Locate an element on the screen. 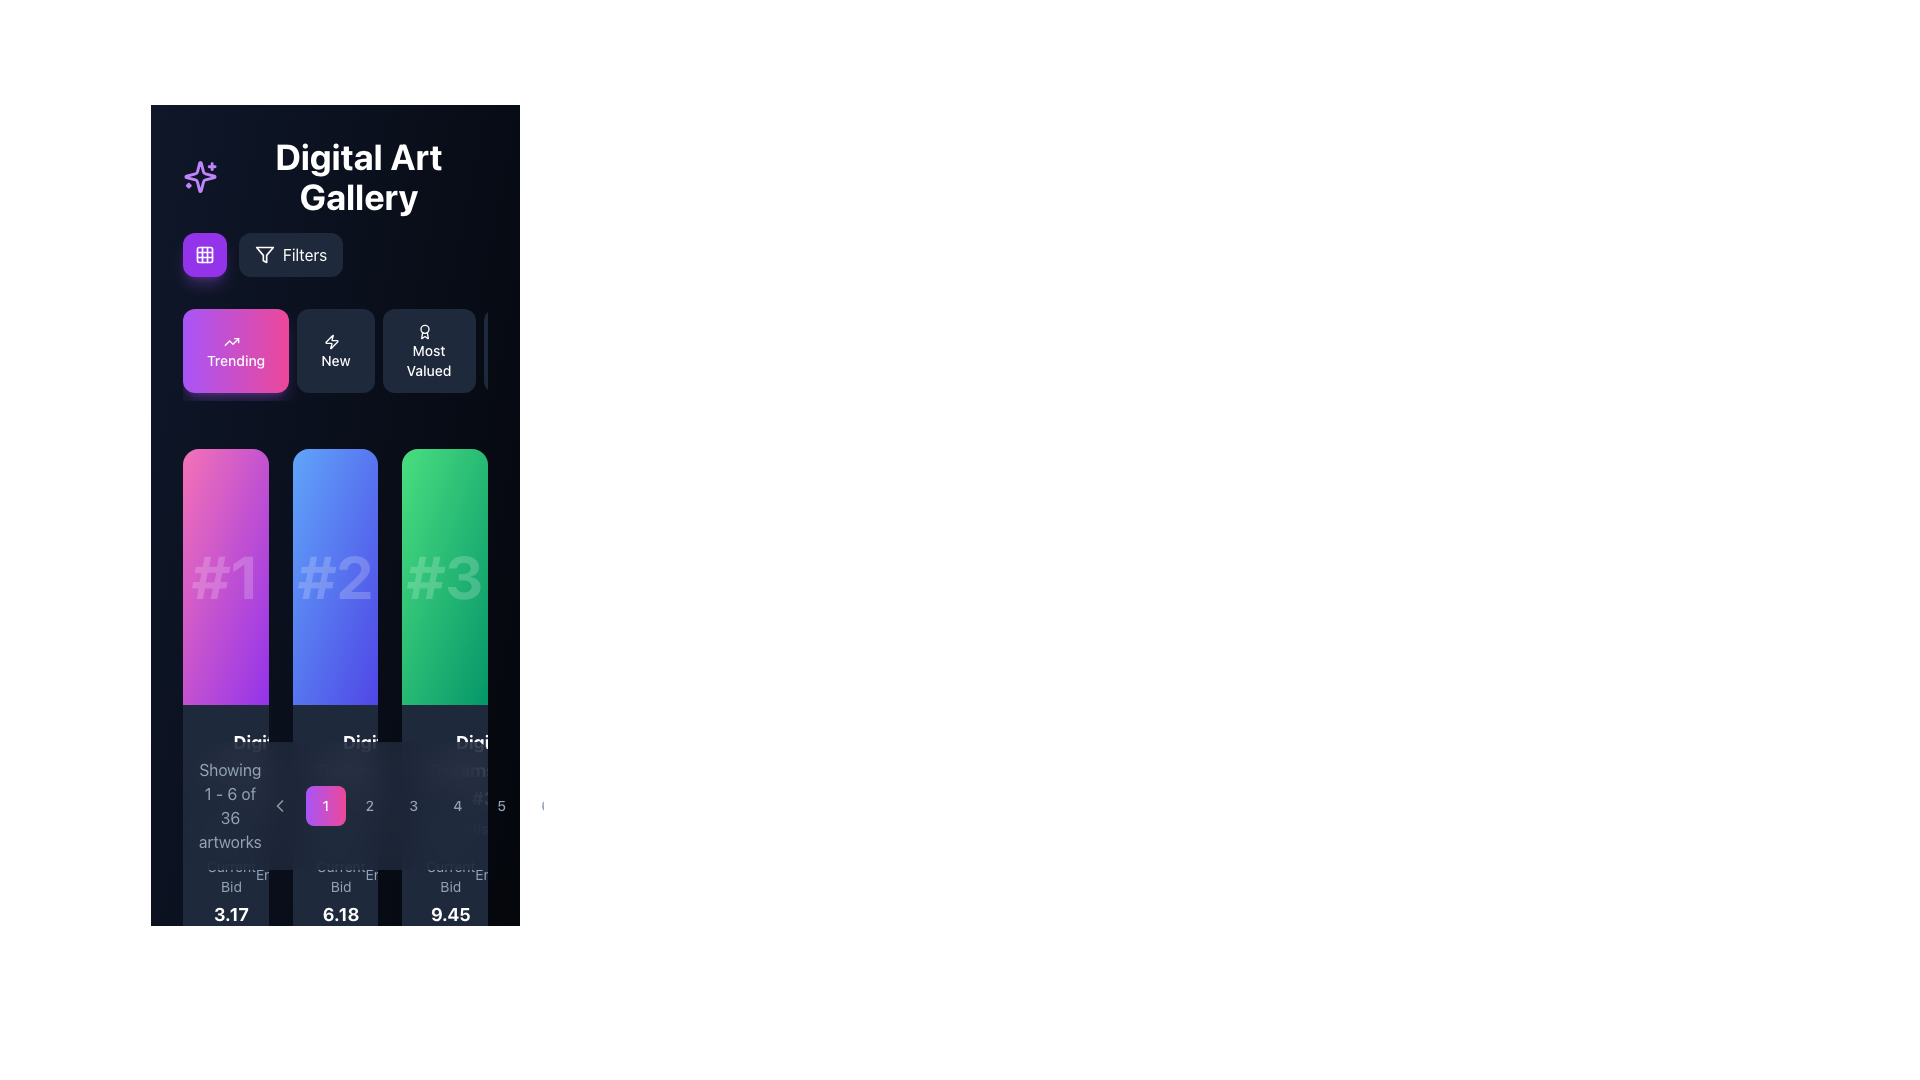  the circular button displaying the number '6' for visual feedback is located at coordinates (545, 805).